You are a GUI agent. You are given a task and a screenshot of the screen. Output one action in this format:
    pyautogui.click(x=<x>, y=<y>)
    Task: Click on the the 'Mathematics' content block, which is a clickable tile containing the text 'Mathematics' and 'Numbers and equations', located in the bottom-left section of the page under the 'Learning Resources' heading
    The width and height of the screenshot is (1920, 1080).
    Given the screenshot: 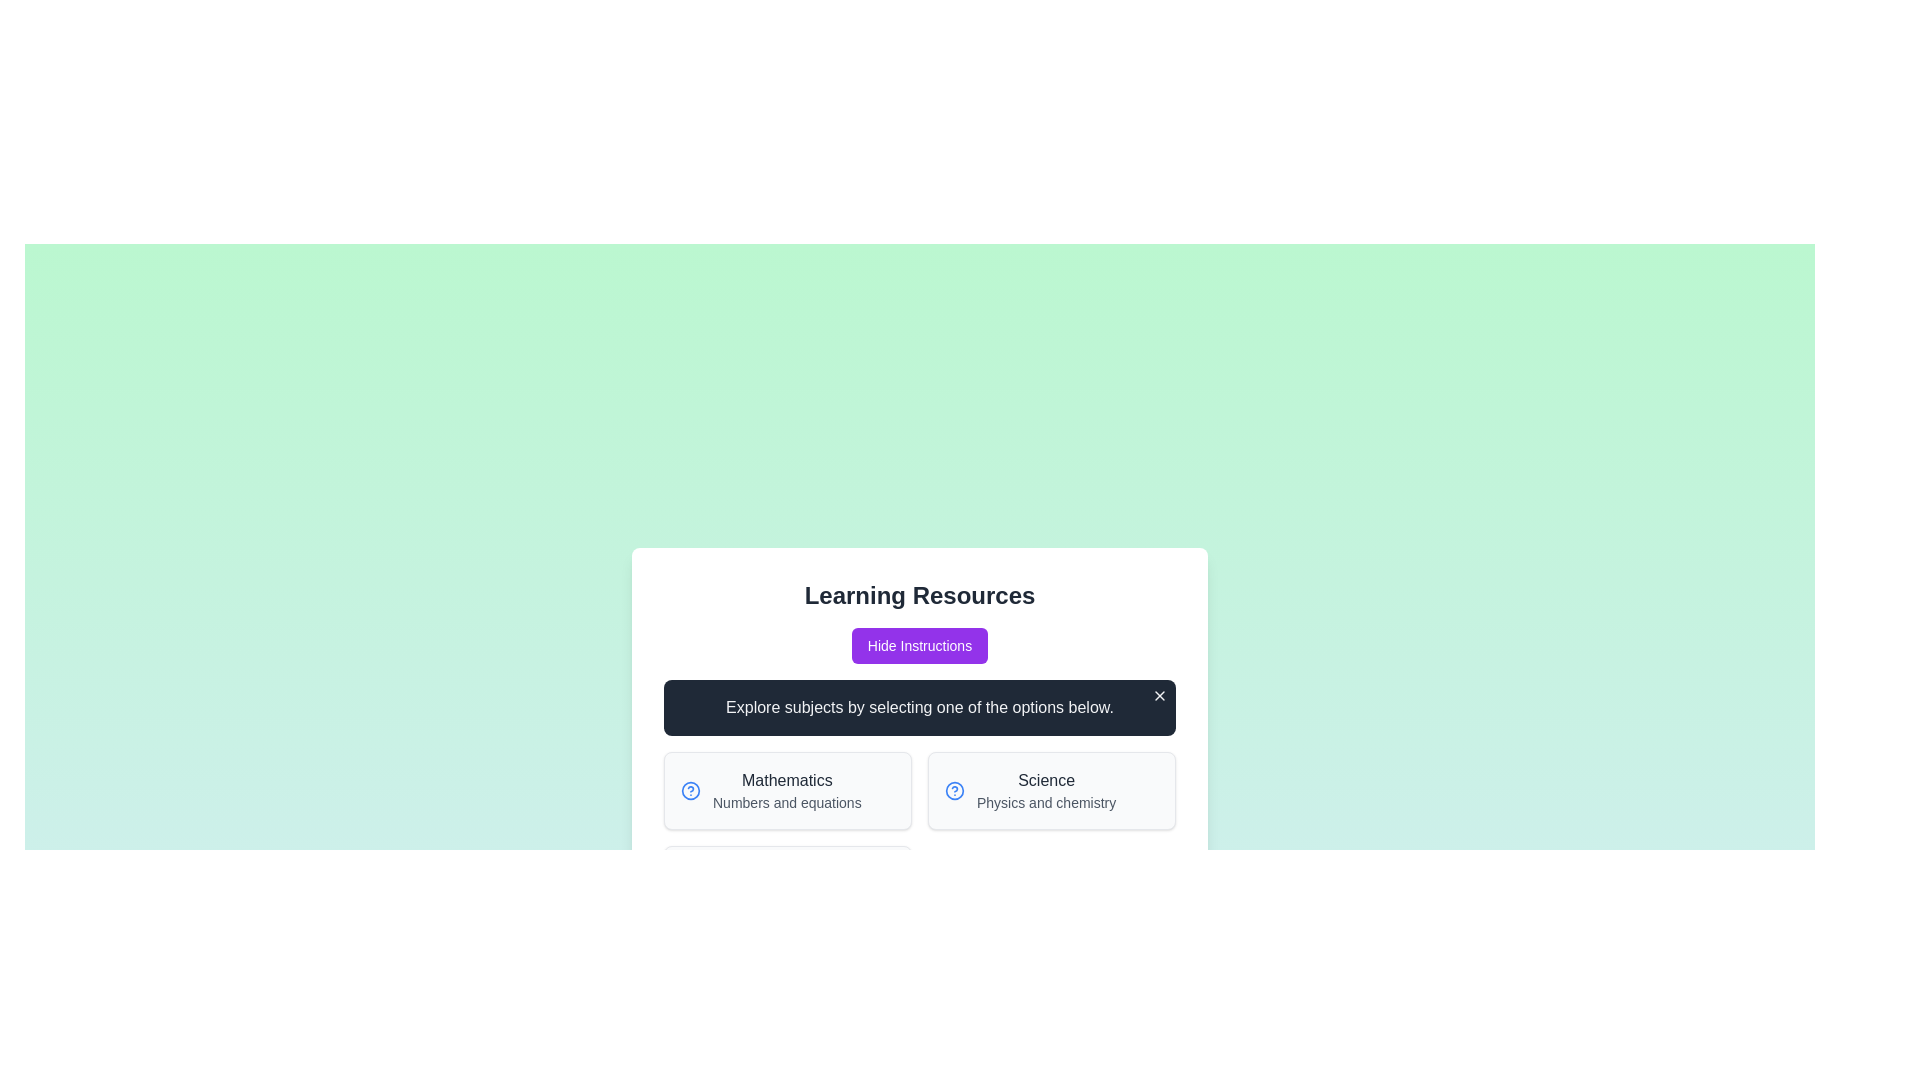 What is the action you would take?
    pyautogui.click(x=786, y=789)
    